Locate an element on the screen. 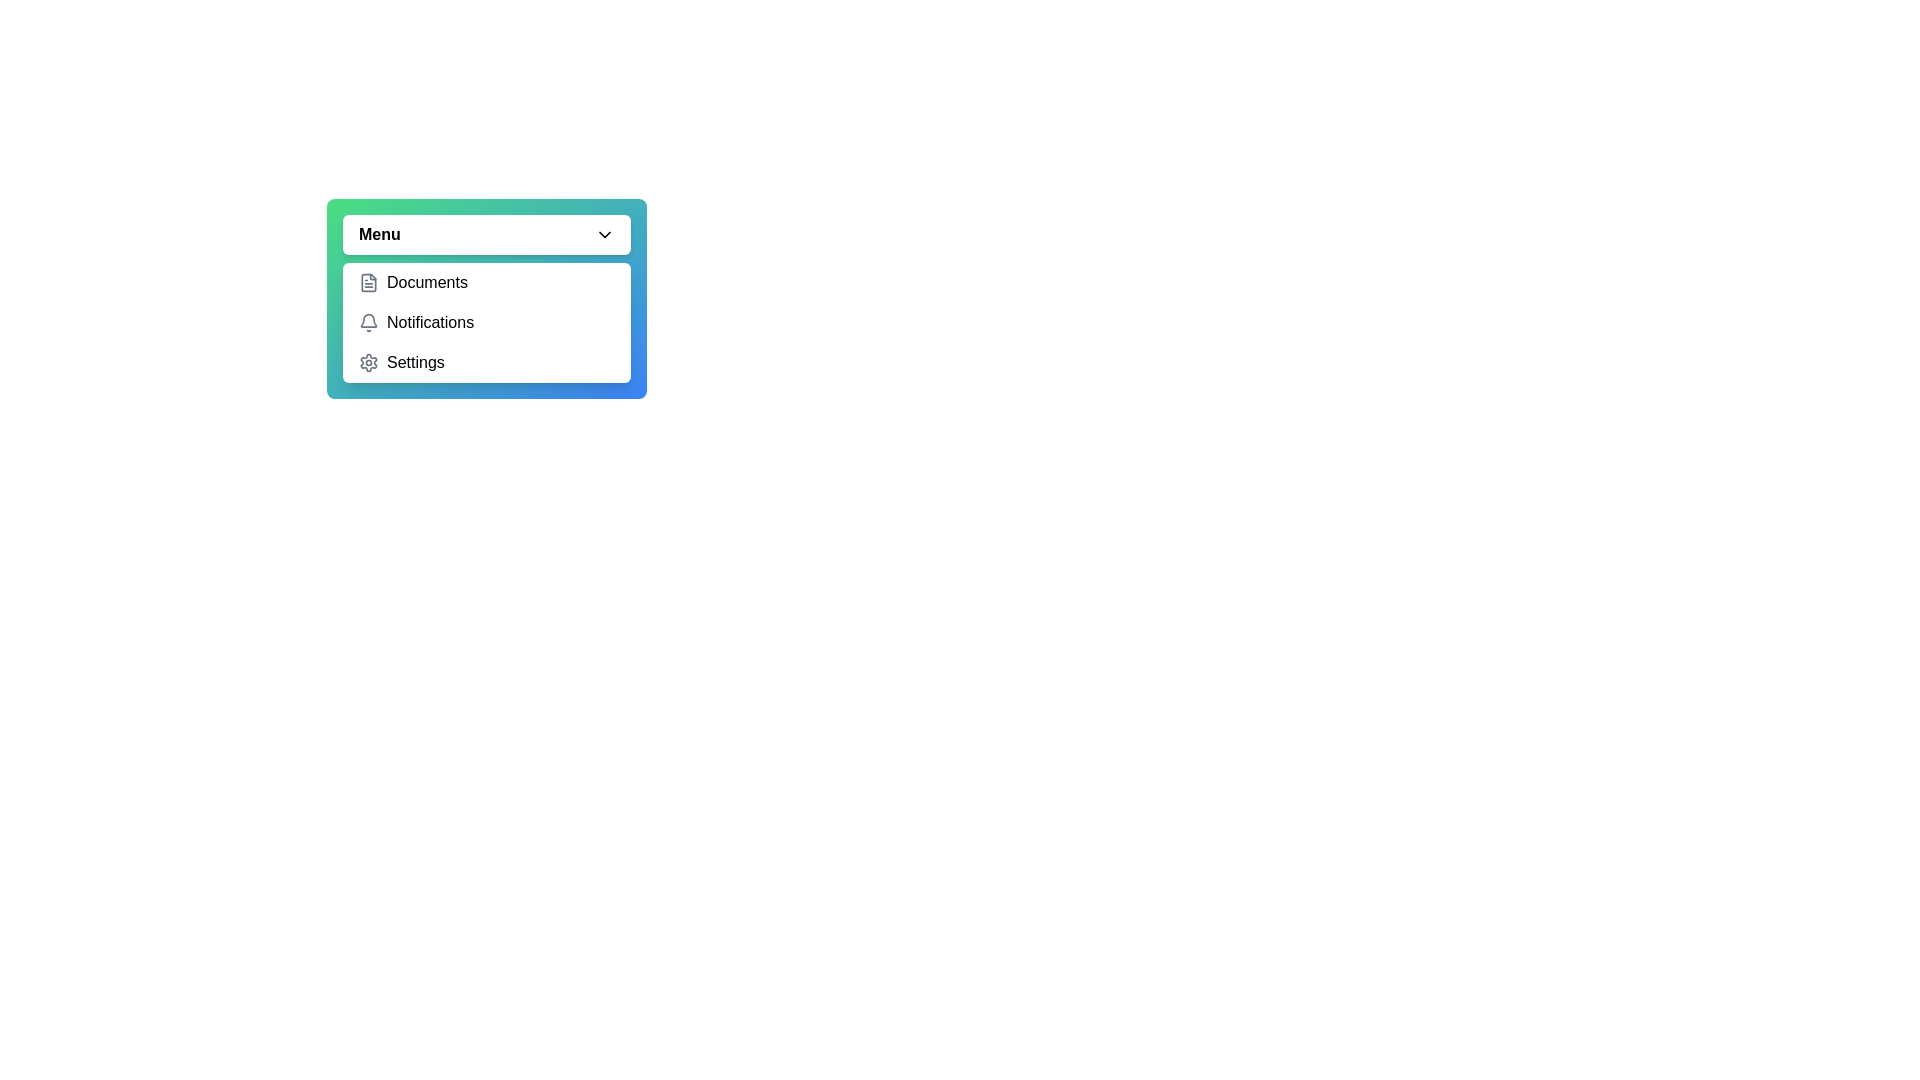  the 'Settings' menu item, which is the third item in the dropdown menu is located at coordinates (486, 362).